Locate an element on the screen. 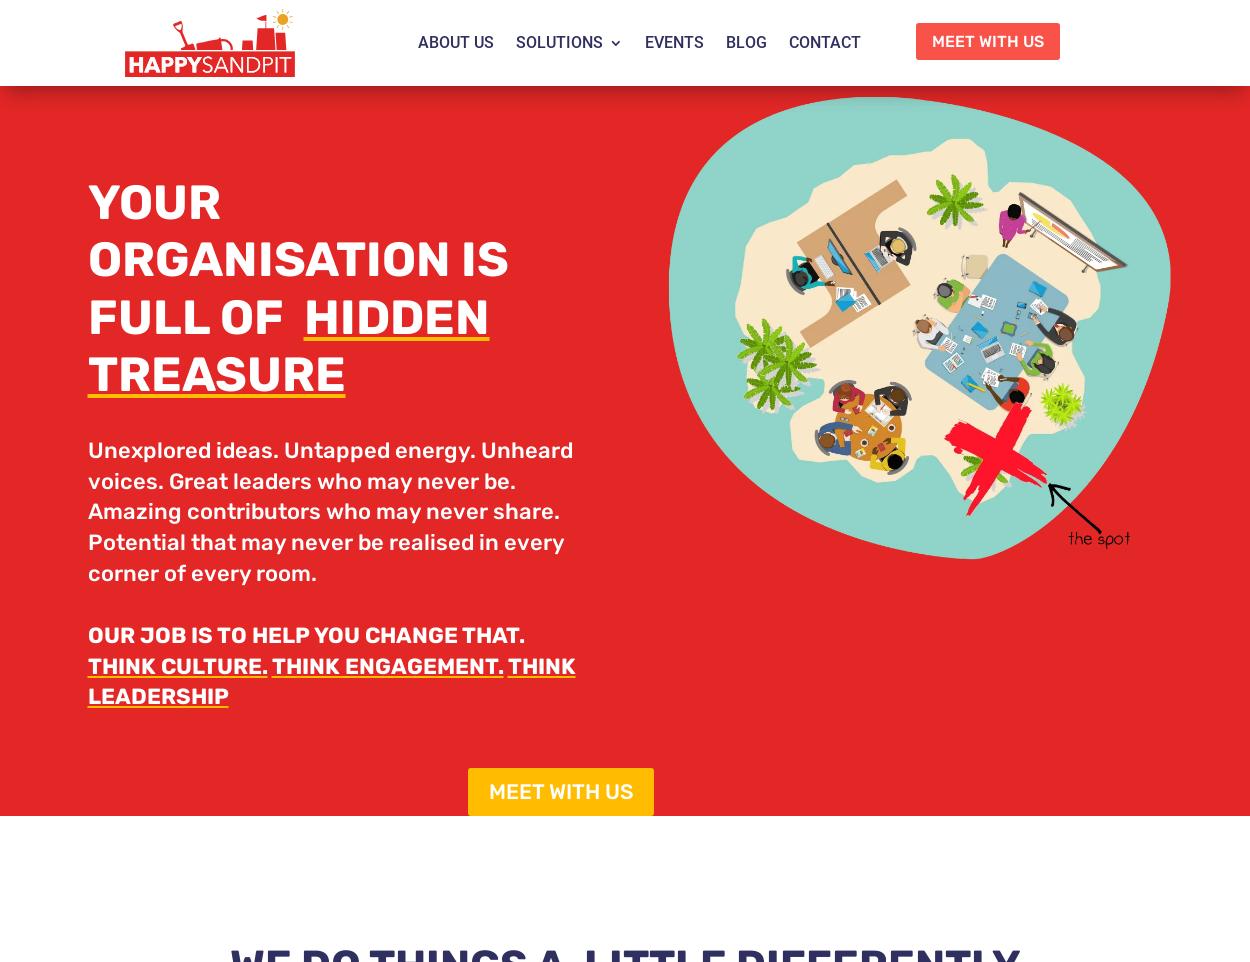 The height and width of the screenshot is (962, 1250). 'Think leadership' is located at coordinates (330, 679).